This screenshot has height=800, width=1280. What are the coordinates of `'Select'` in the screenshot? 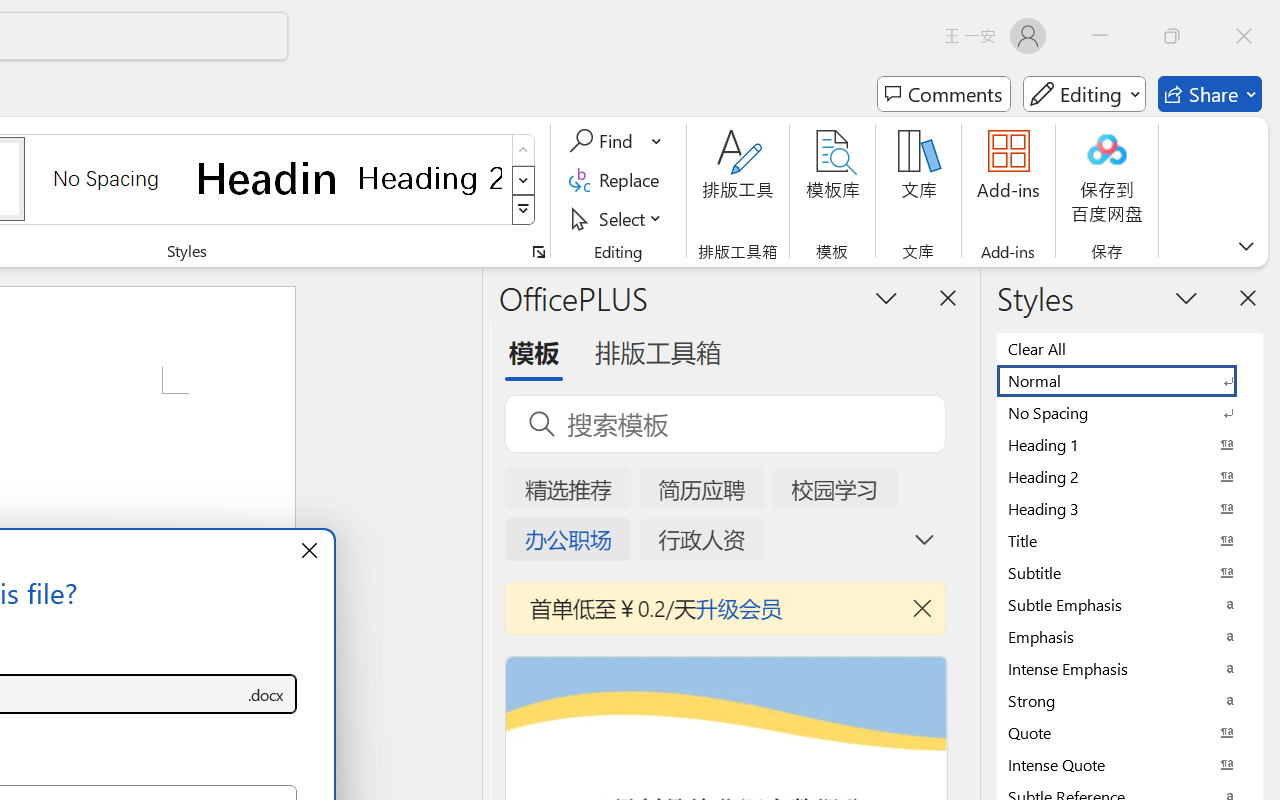 It's located at (617, 218).